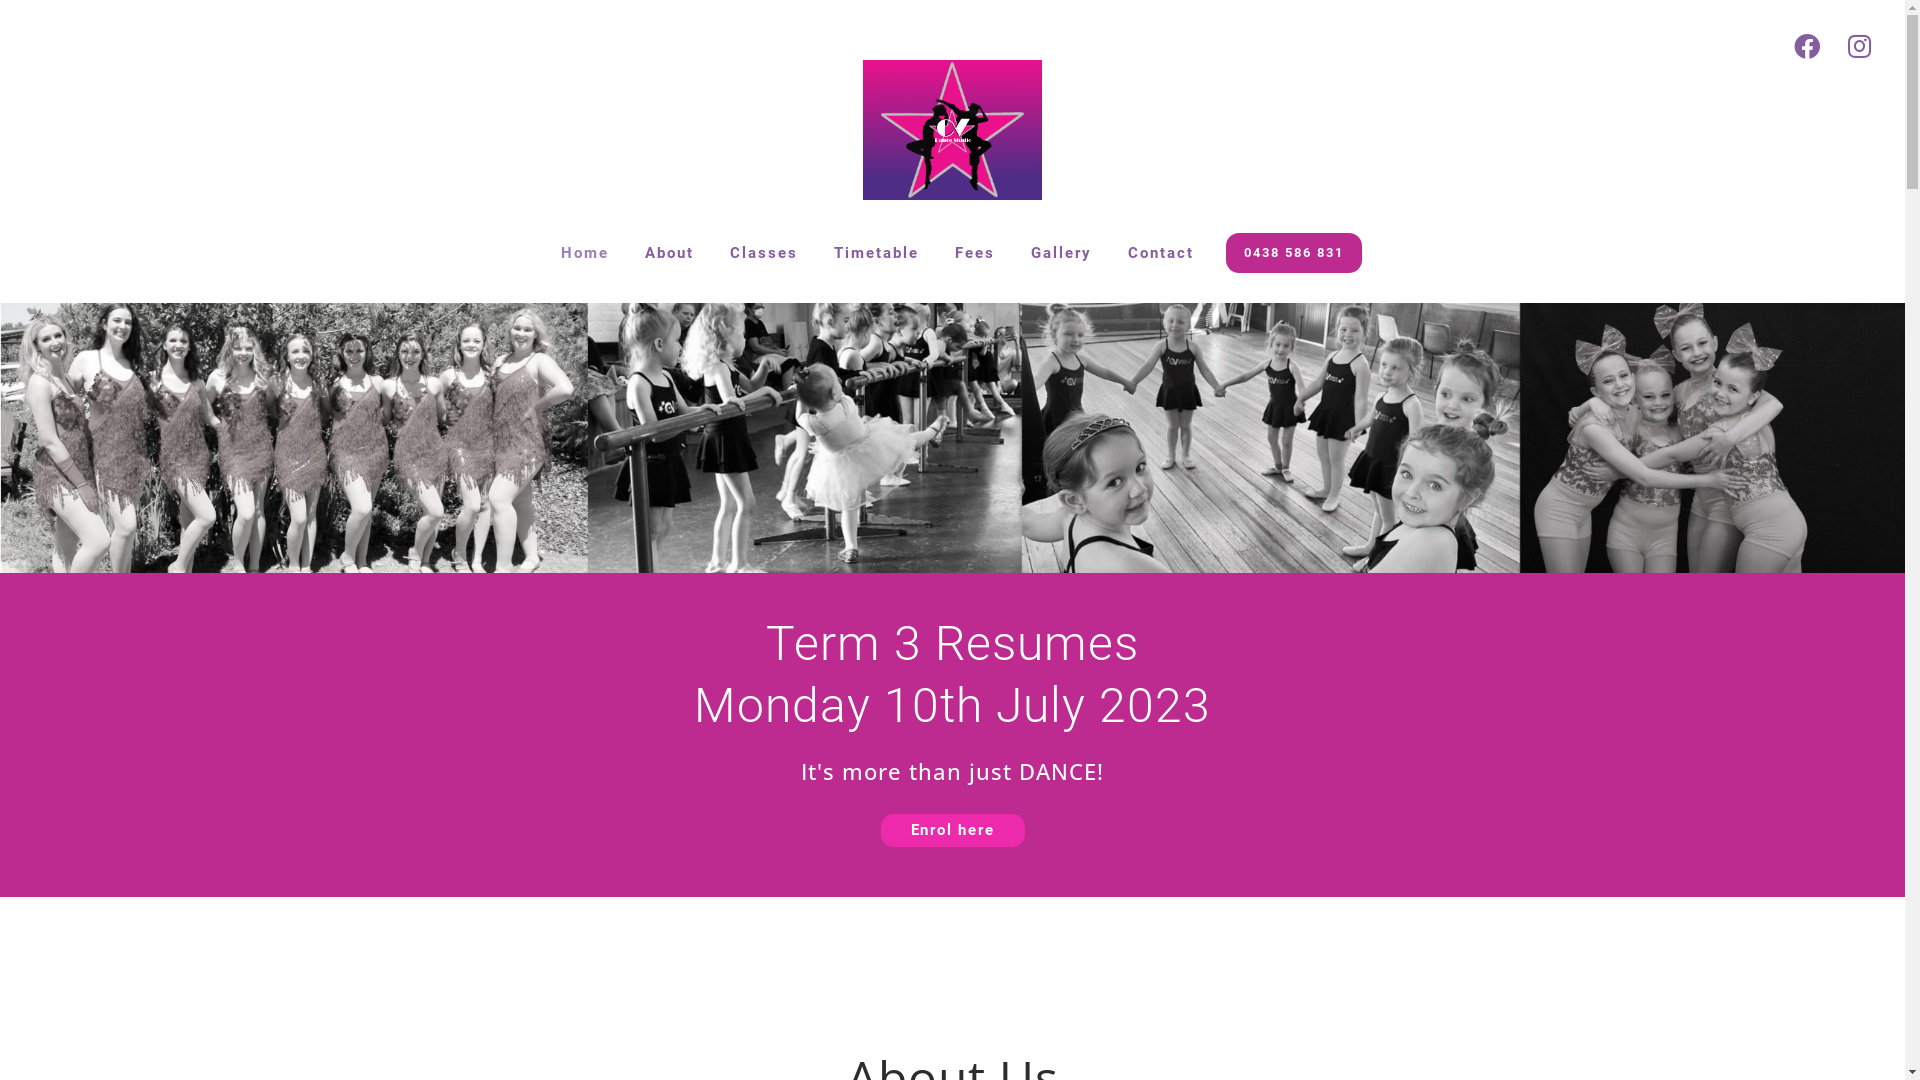  What do you see at coordinates (974, 252) in the screenshot?
I see `'Fees'` at bounding box center [974, 252].